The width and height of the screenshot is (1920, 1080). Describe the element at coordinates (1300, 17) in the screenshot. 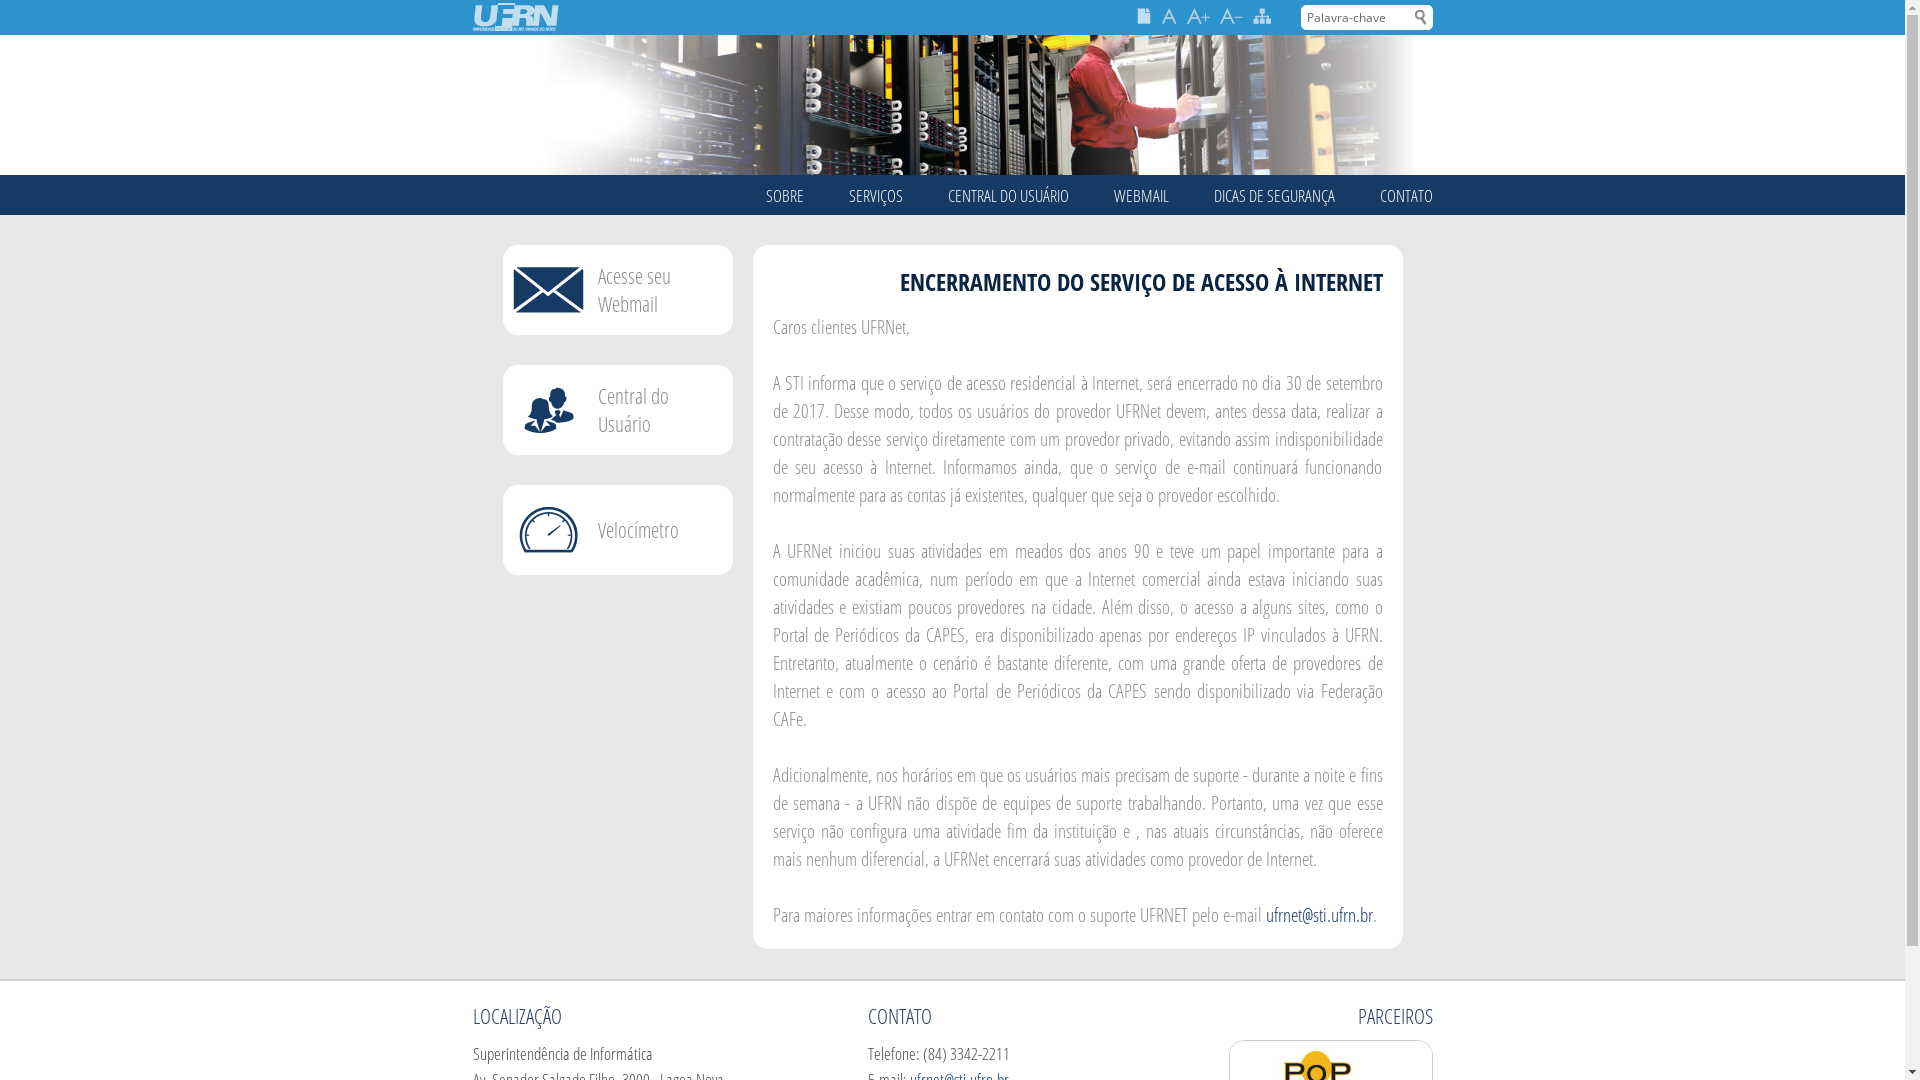

I see `'Palavra-chave'` at that location.